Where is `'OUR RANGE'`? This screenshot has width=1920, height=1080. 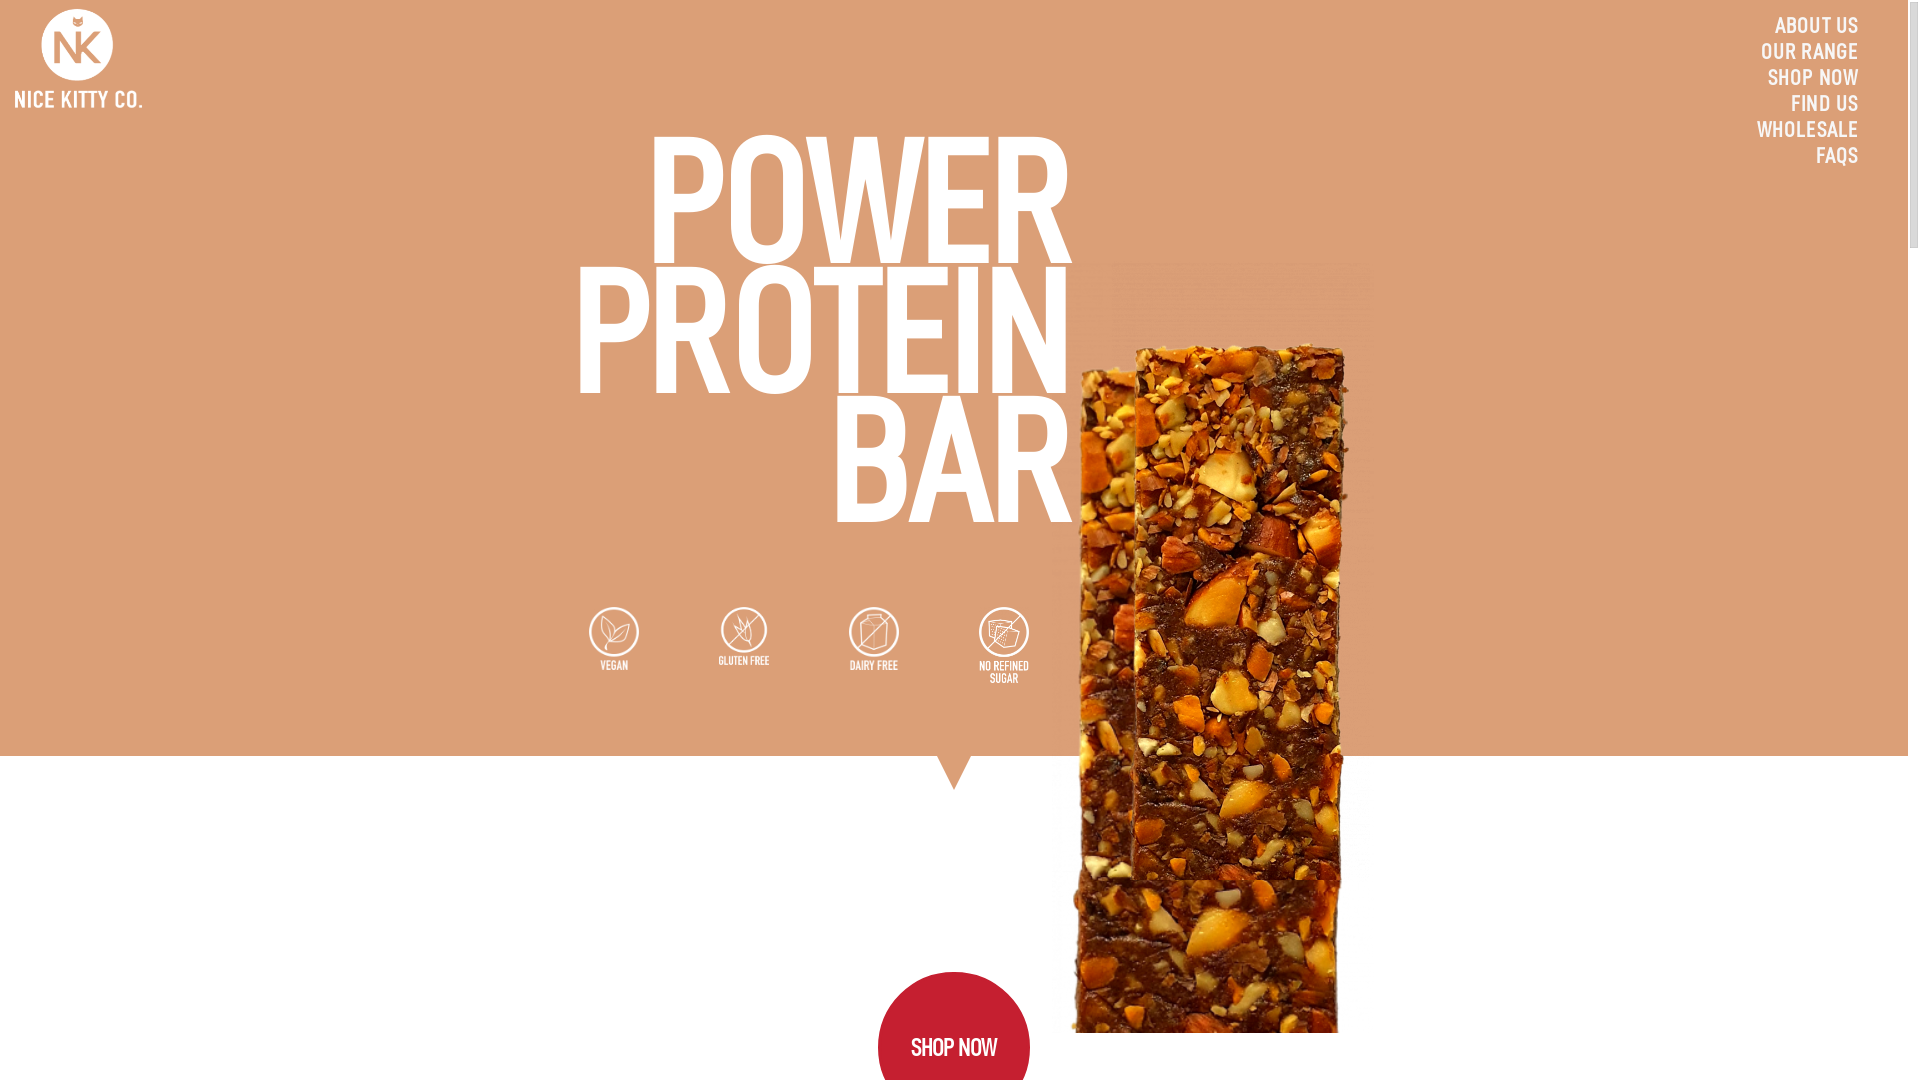 'OUR RANGE' is located at coordinates (1809, 50).